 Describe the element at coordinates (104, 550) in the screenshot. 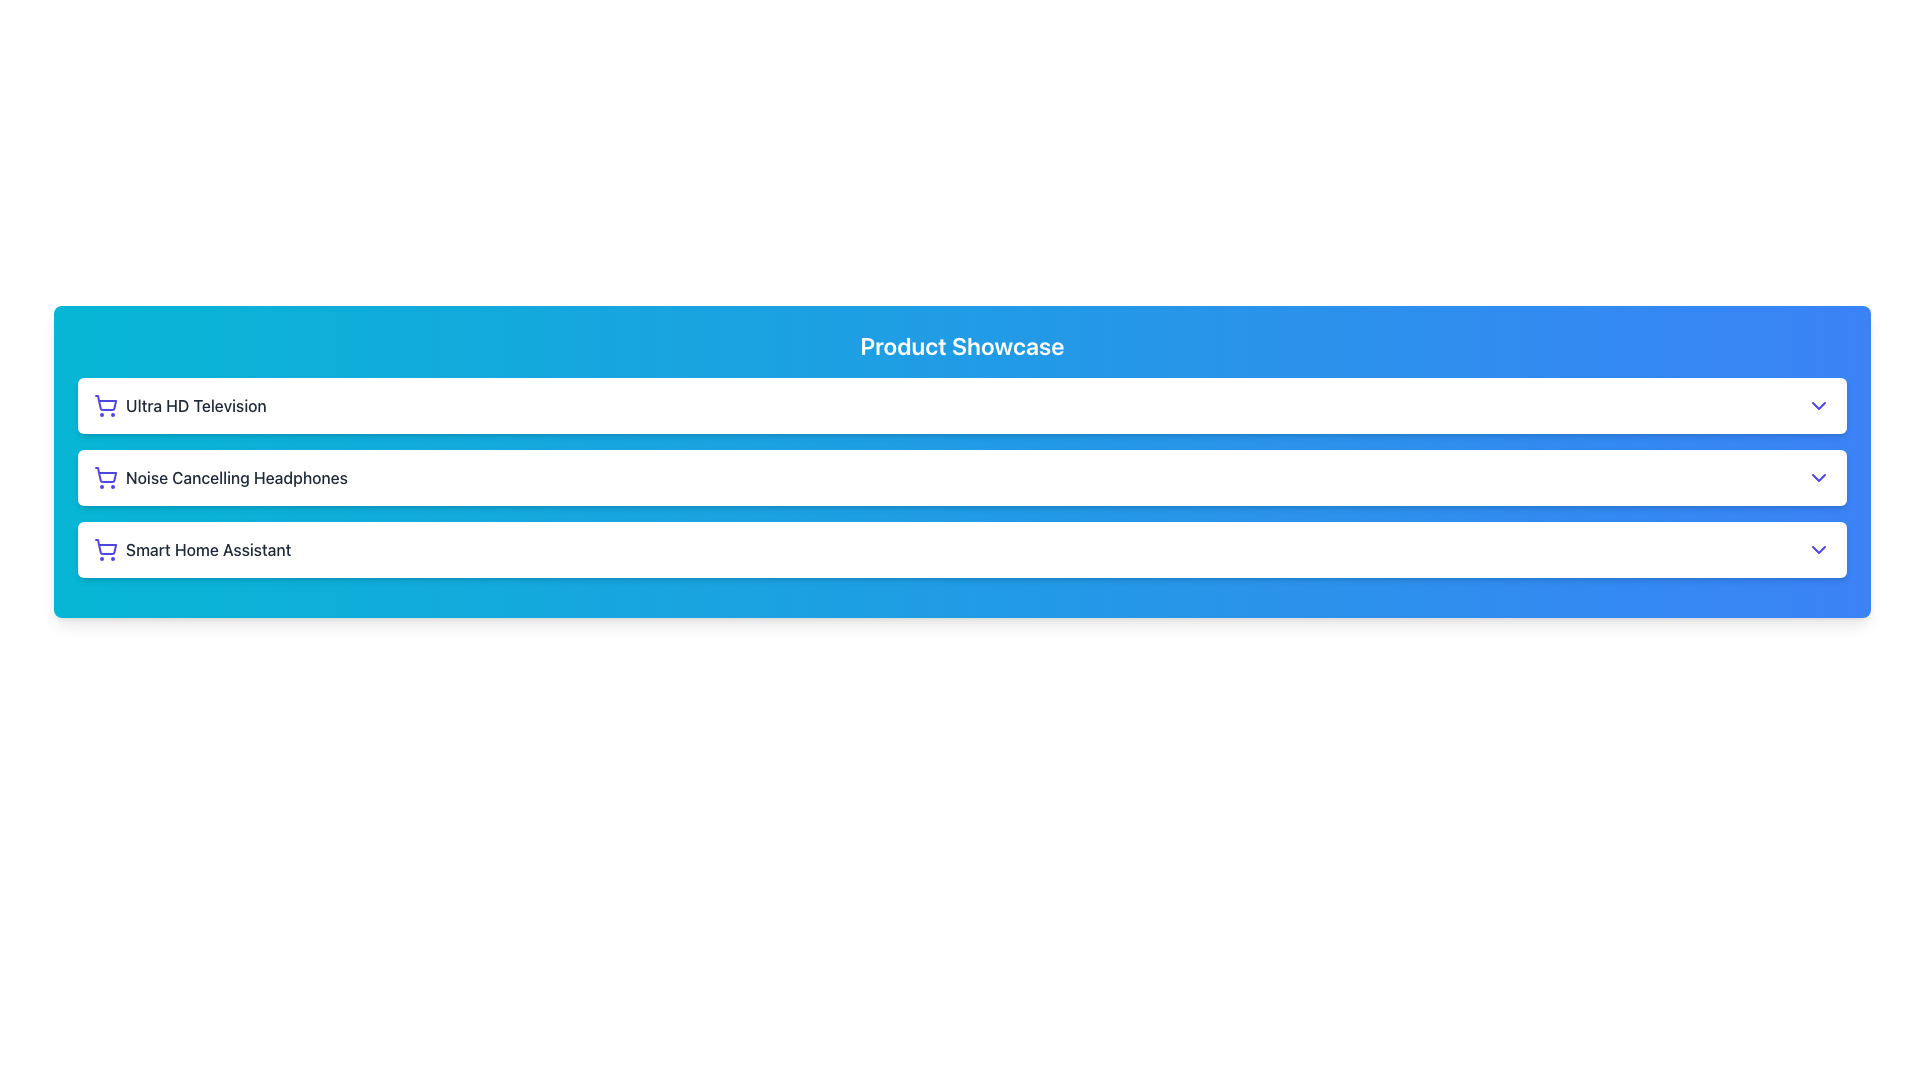

I see `the indigo shopping cart icon located to the left of the text 'Smart Home Assistant' in the vertical list` at that location.